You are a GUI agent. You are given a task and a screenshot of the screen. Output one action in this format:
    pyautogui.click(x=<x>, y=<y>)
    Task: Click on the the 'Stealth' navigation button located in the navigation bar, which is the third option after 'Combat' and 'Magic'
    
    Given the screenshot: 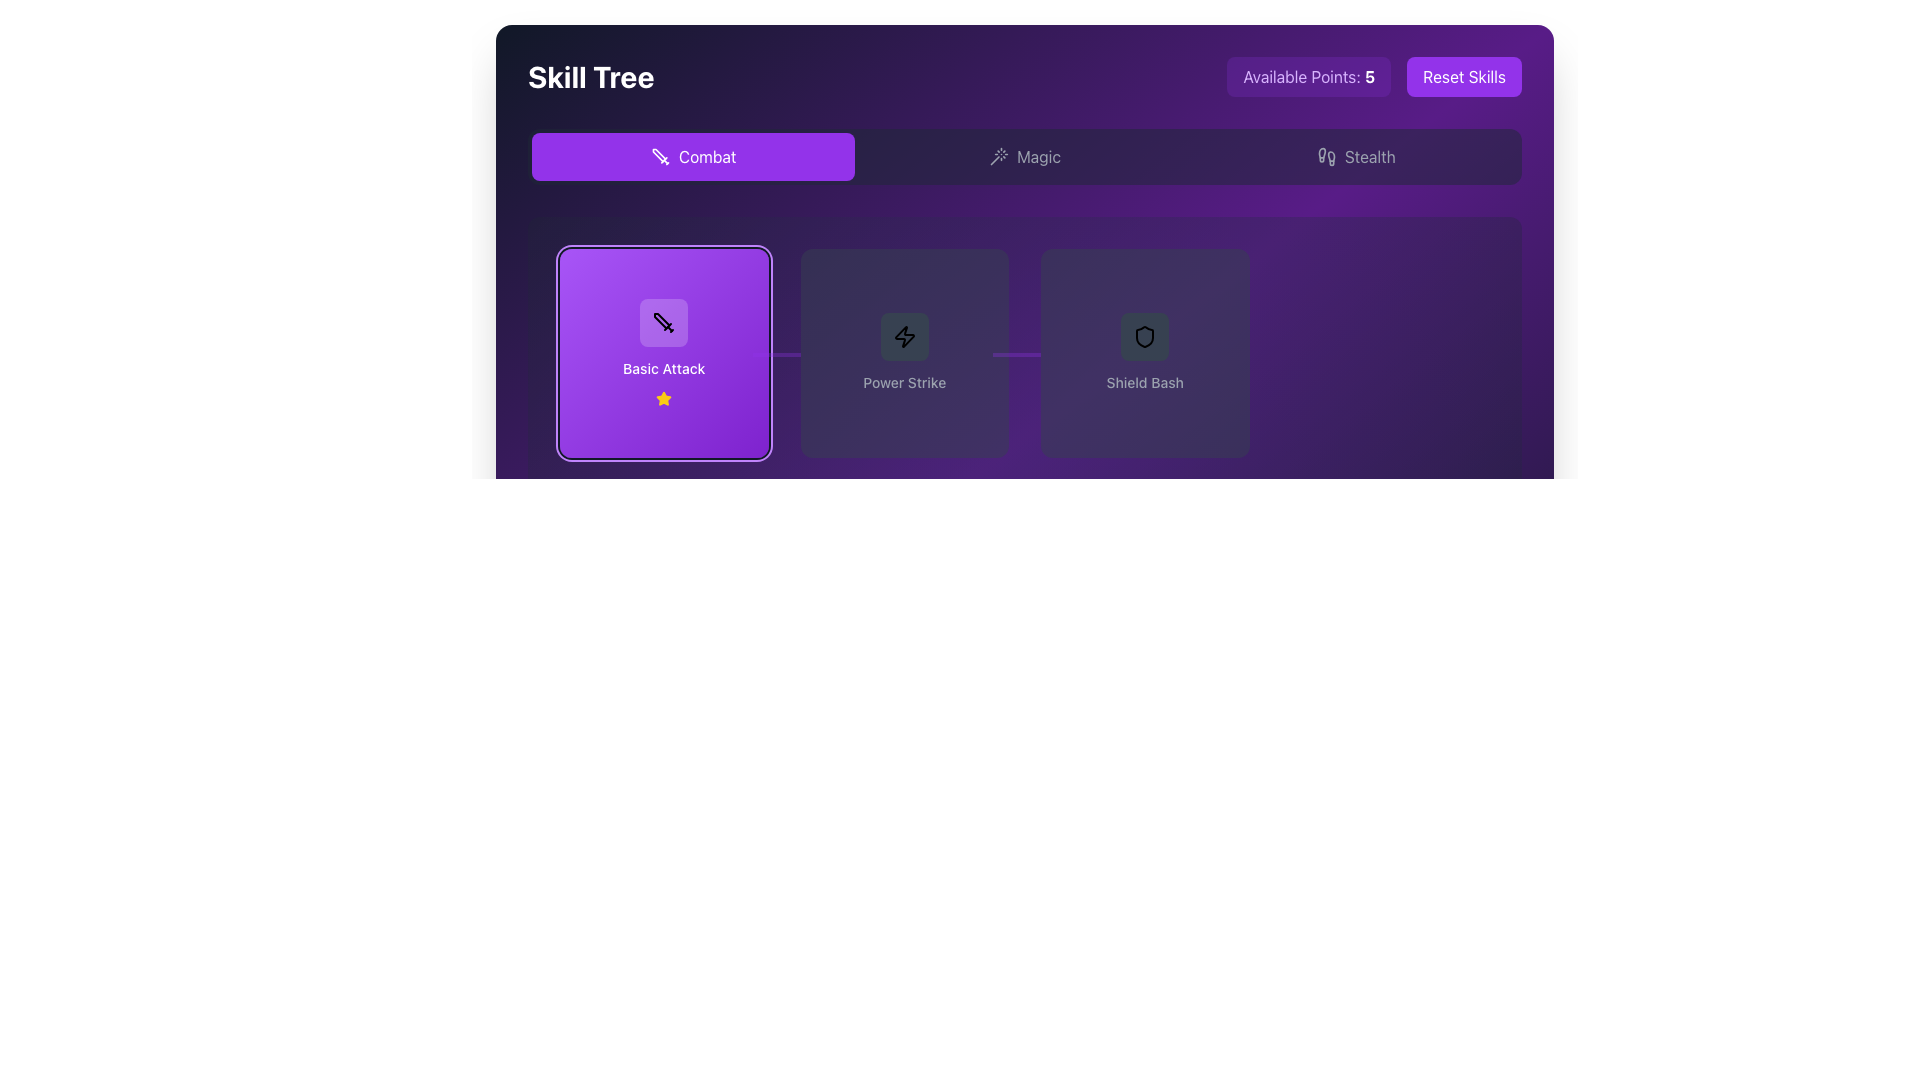 What is the action you would take?
    pyautogui.click(x=1356, y=156)
    